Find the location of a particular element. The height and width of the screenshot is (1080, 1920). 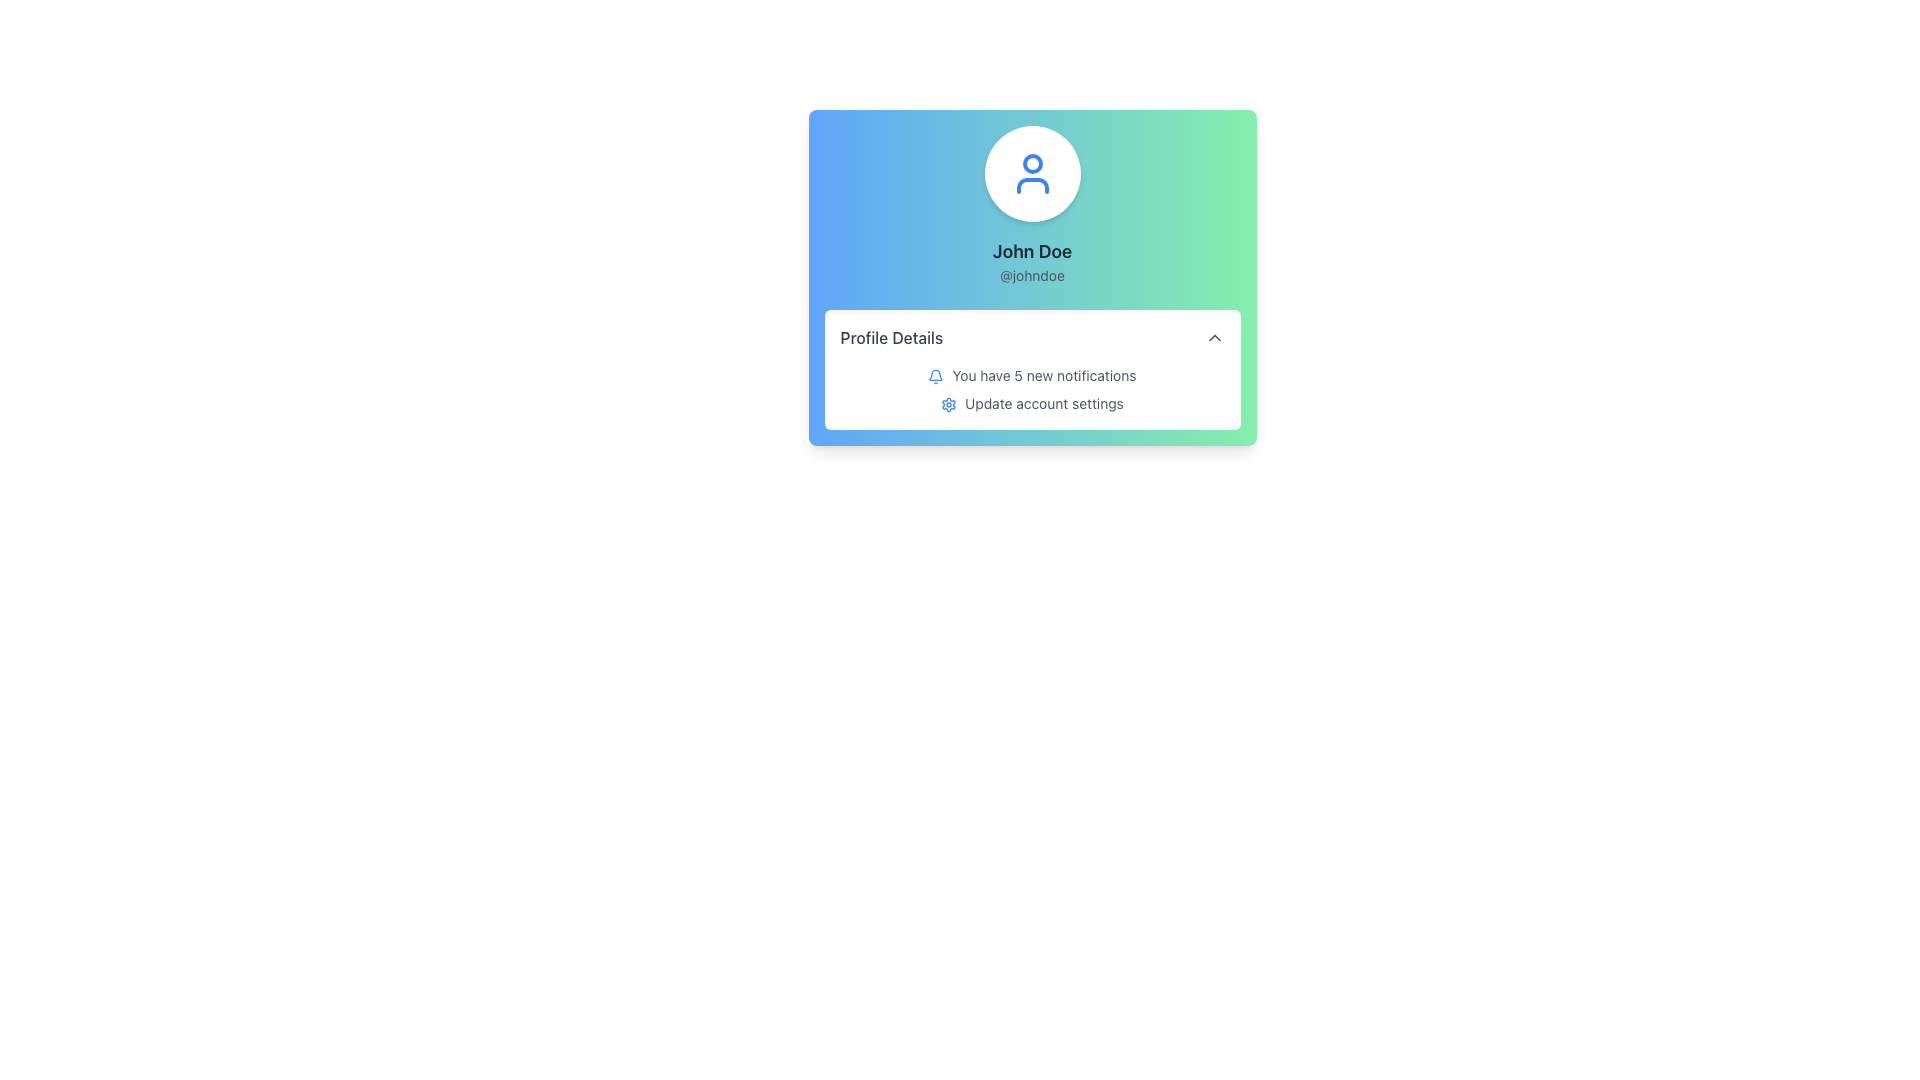

the static notification indicator text display located below the 'Profile Details' heading and above 'Update account settings' is located at coordinates (1032, 375).